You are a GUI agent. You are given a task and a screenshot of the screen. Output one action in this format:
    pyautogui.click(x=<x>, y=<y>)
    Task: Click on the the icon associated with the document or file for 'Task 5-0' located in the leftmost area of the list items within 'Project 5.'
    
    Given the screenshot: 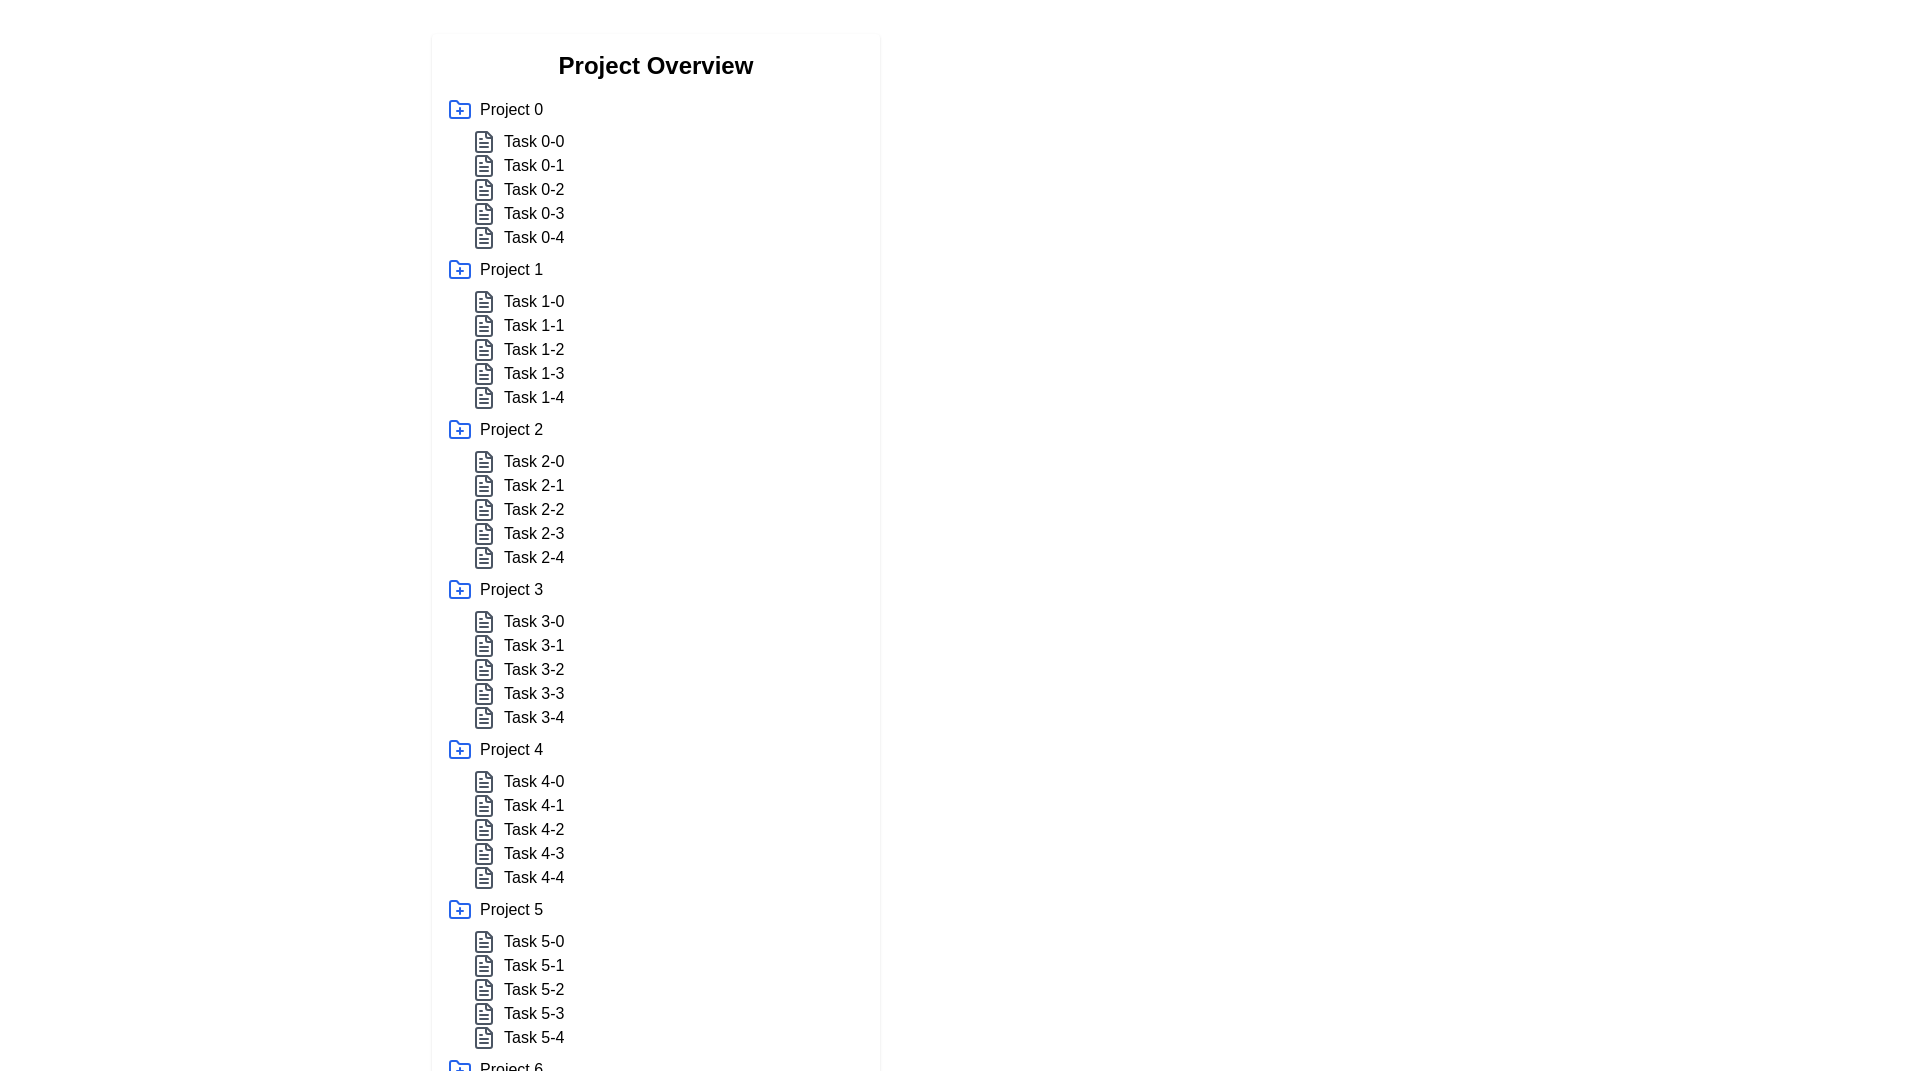 What is the action you would take?
    pyautogui.click(x=484, y=941)
    